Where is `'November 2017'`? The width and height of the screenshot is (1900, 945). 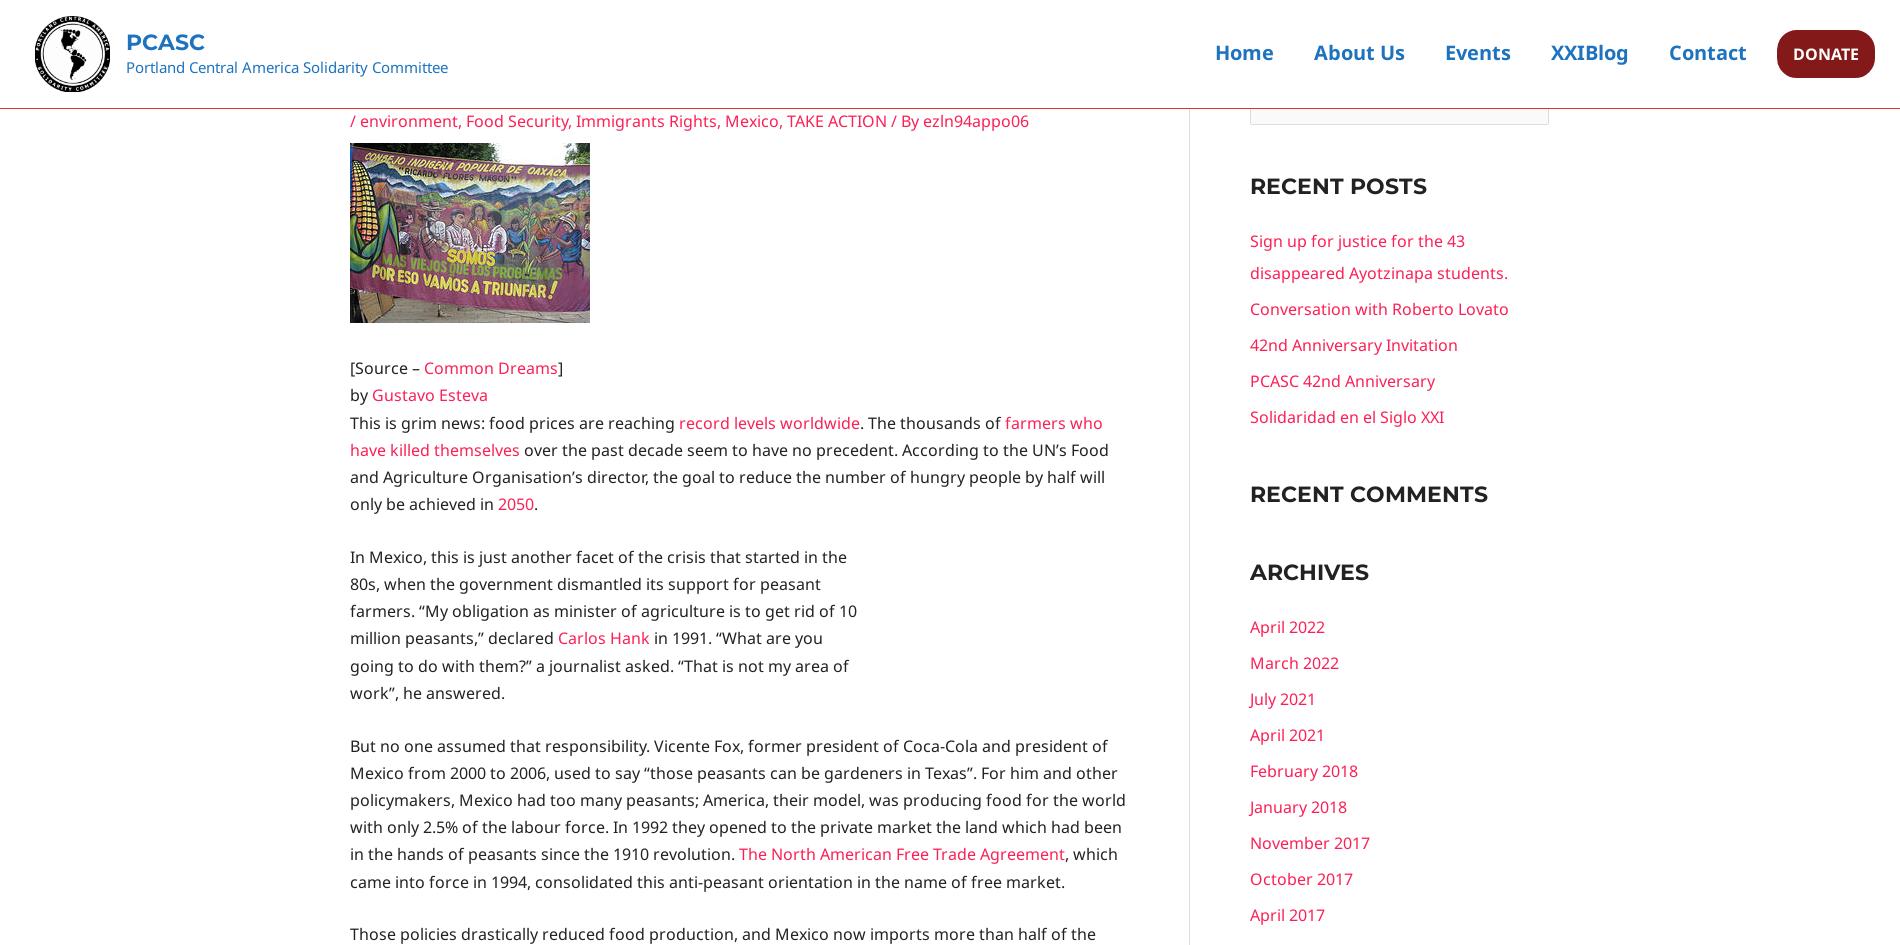 'November 2017' is located at coordinates (1309, 841).